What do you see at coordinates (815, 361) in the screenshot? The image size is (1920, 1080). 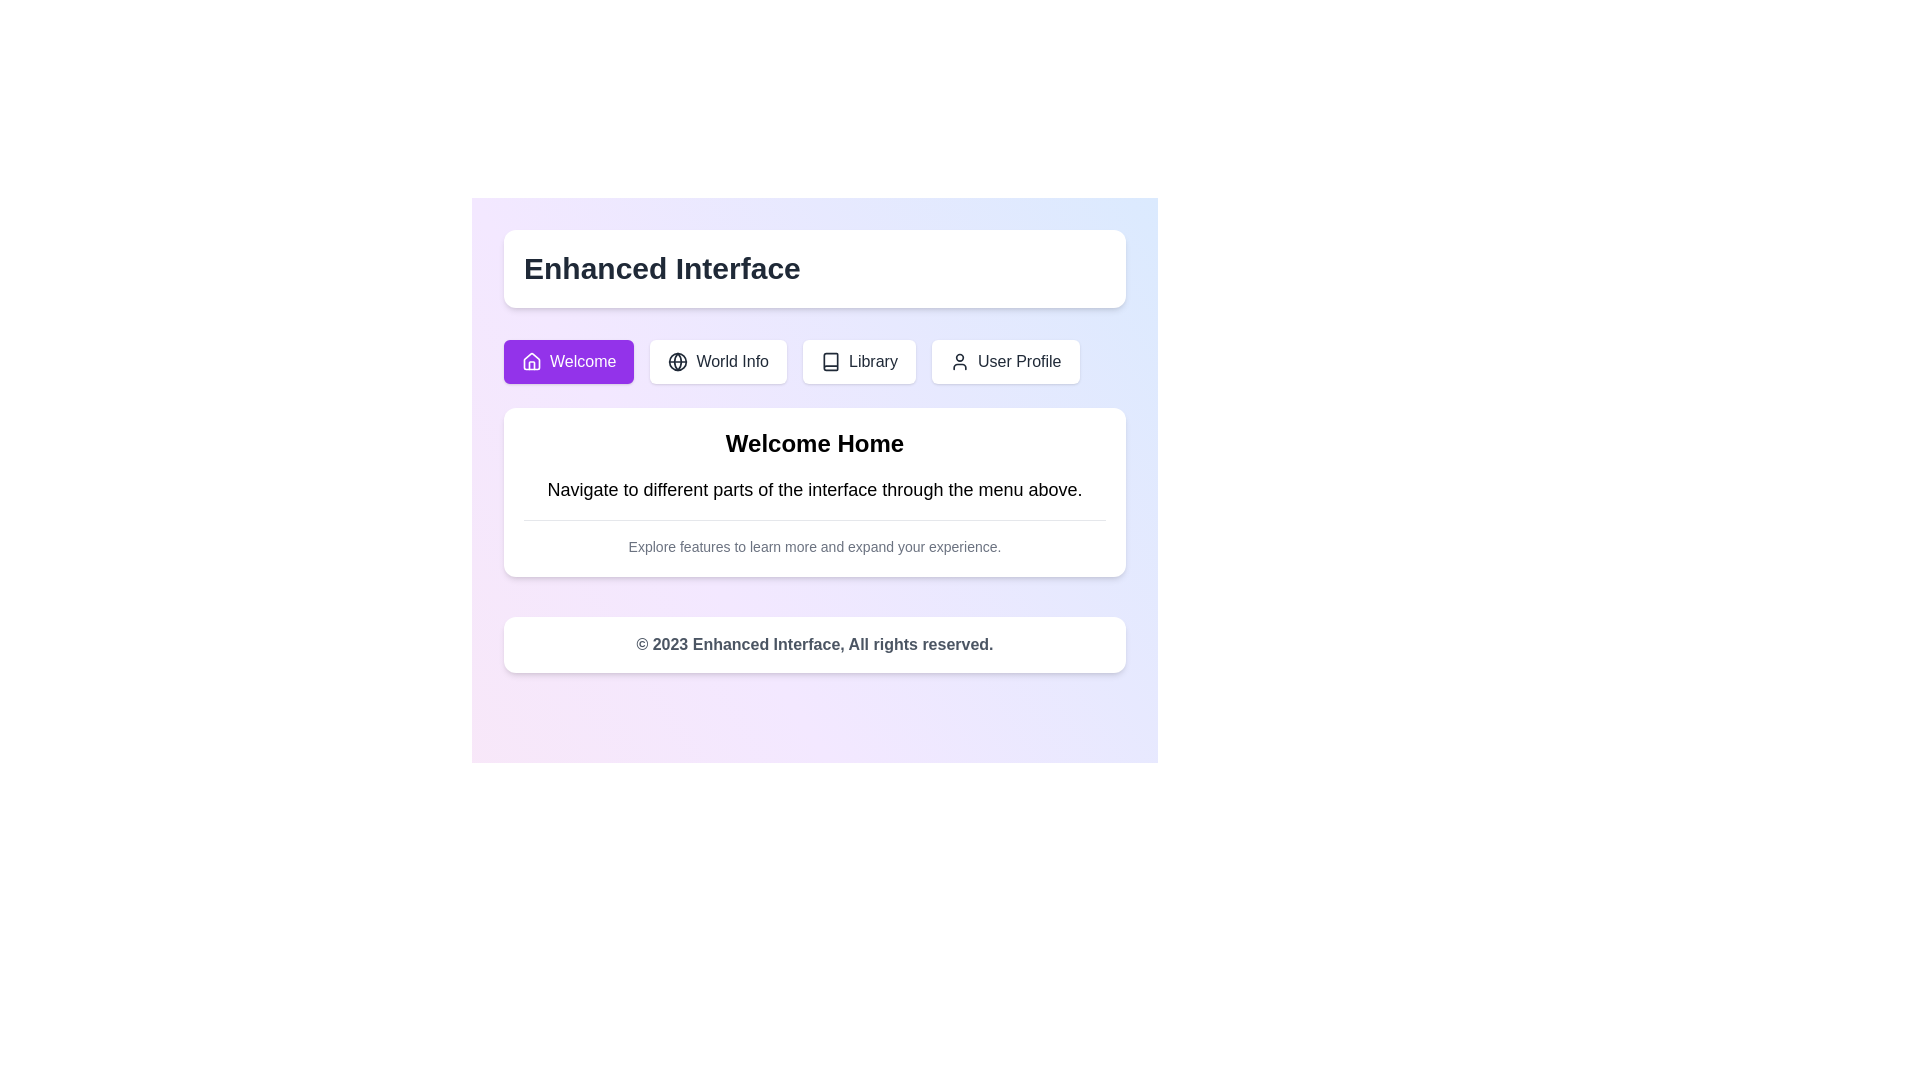 I see `the 'Library' button in the navigation menu` at bounding box center [815, 361].